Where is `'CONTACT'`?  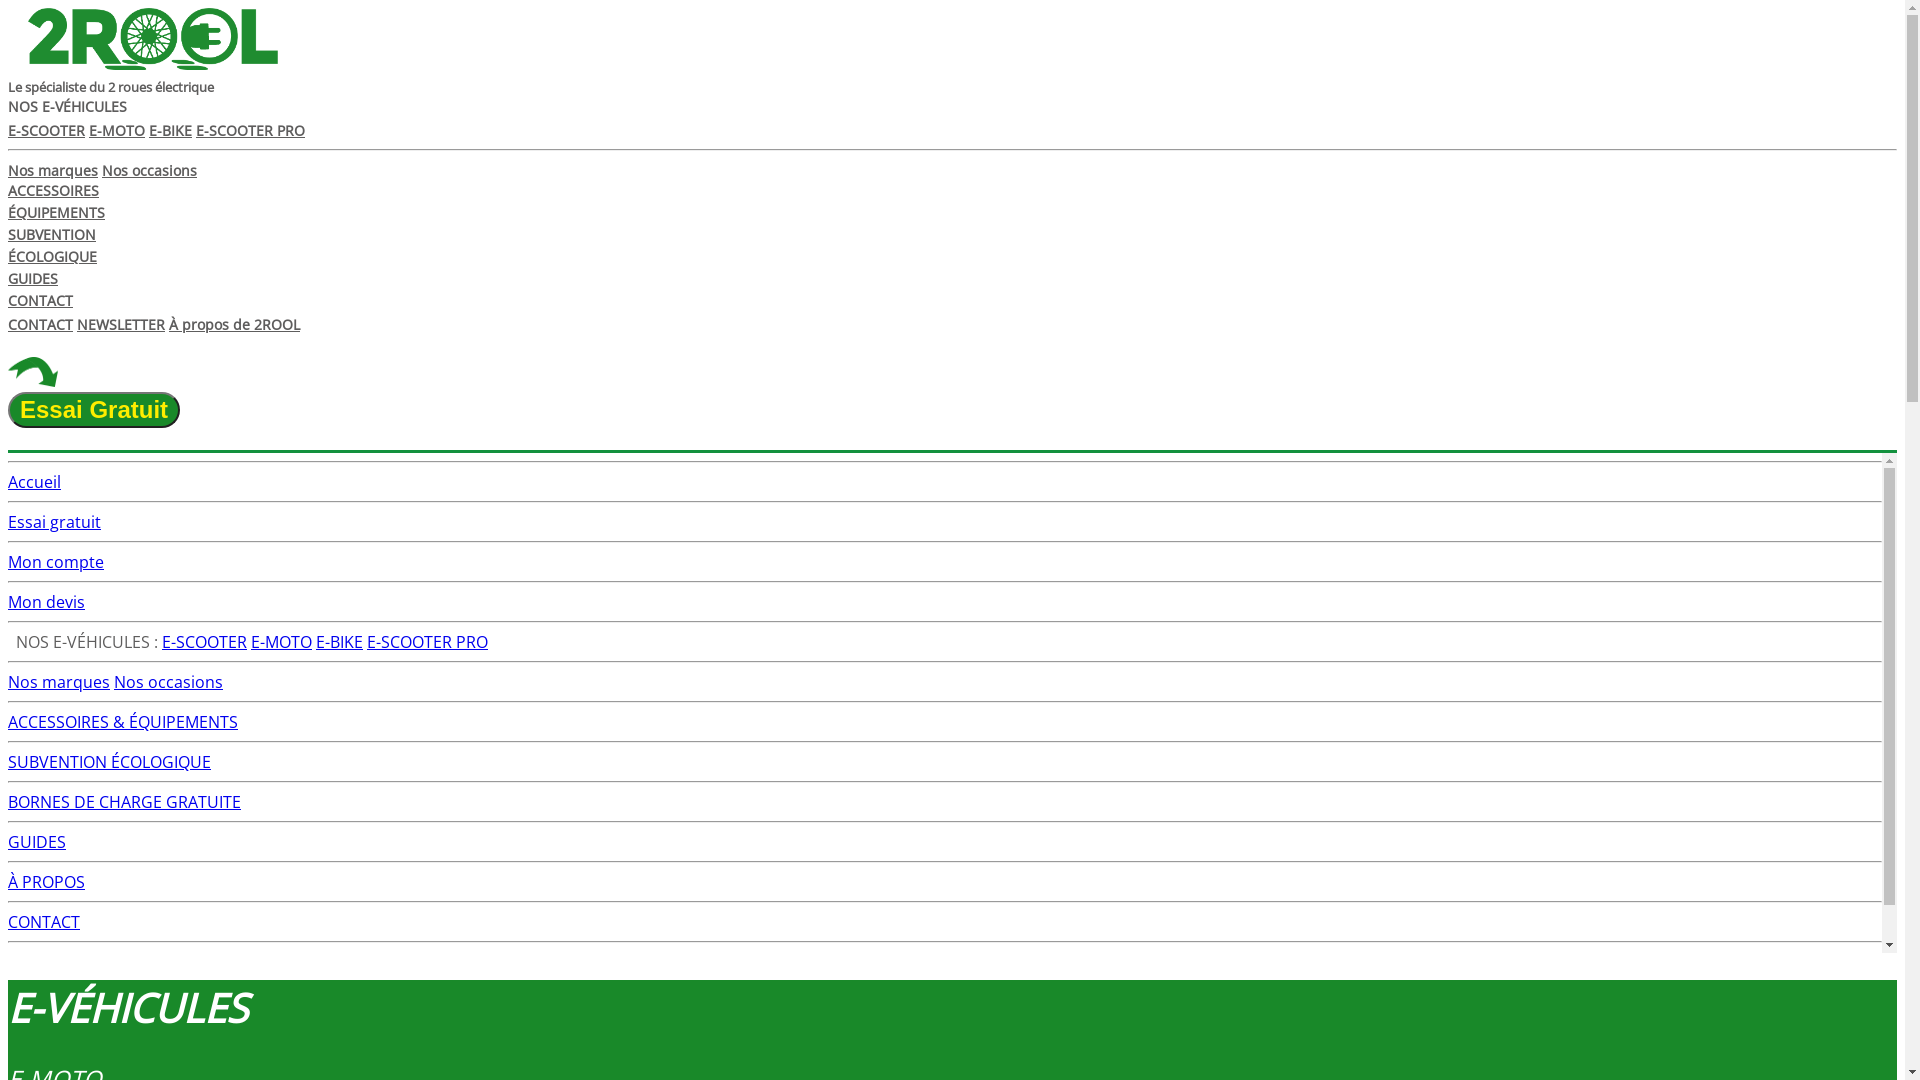
'CONTACT' is located at coordinates (40, 323).